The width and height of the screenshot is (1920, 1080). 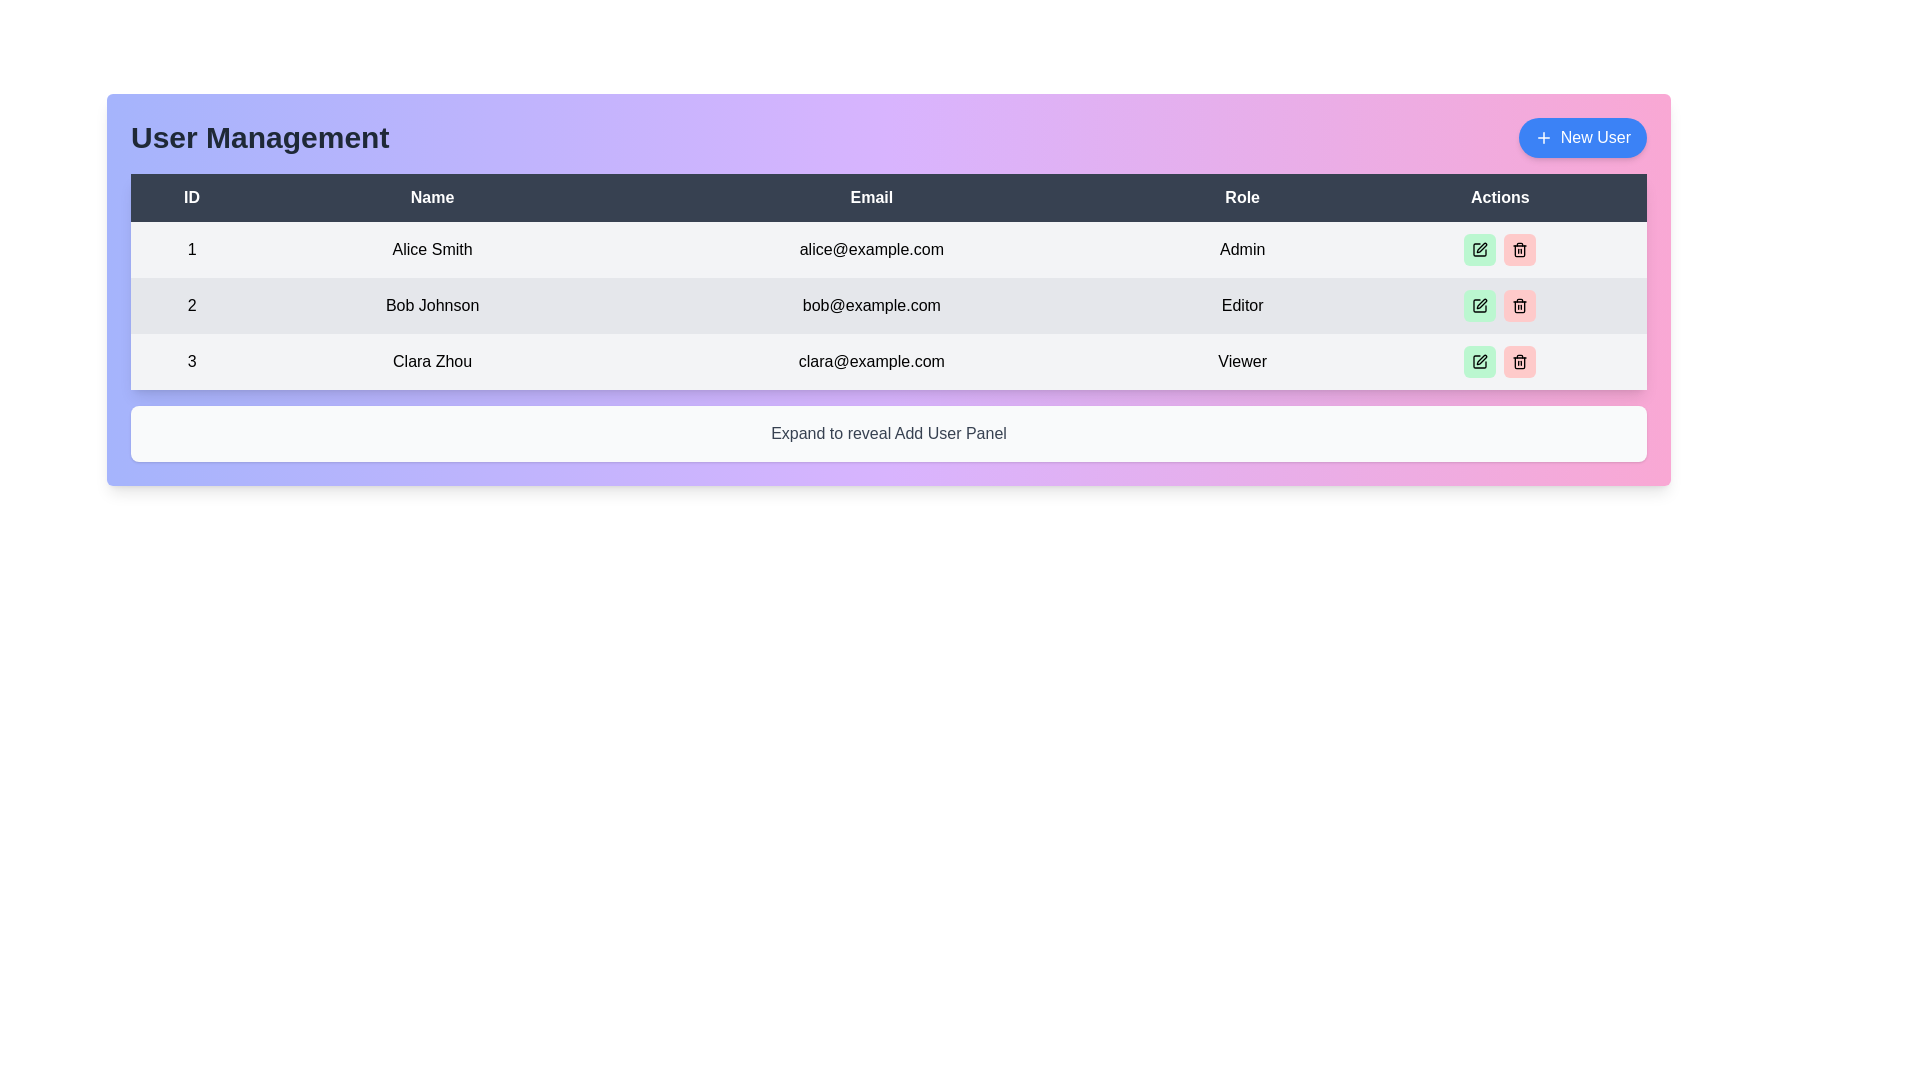 I want to click on displayed value of the static text label showing the number '1', which is located in the first column of the table under the 'ID' header, so click(x=192, y=249).